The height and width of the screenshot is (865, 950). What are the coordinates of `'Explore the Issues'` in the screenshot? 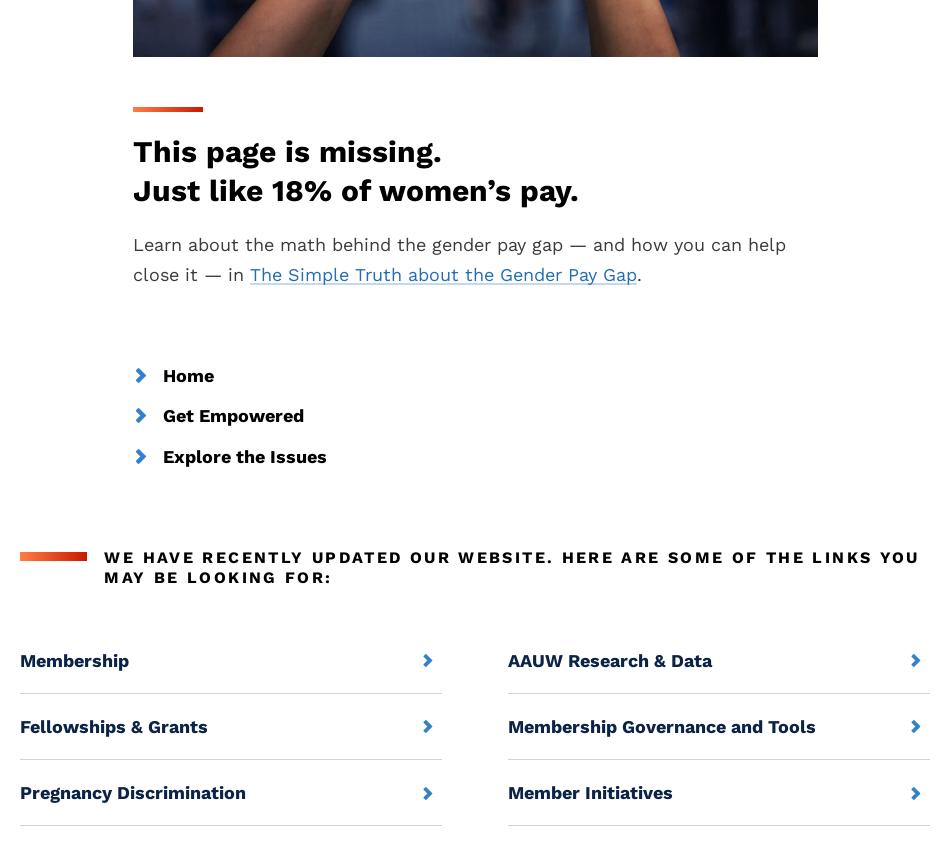 It's located at (242, 455).